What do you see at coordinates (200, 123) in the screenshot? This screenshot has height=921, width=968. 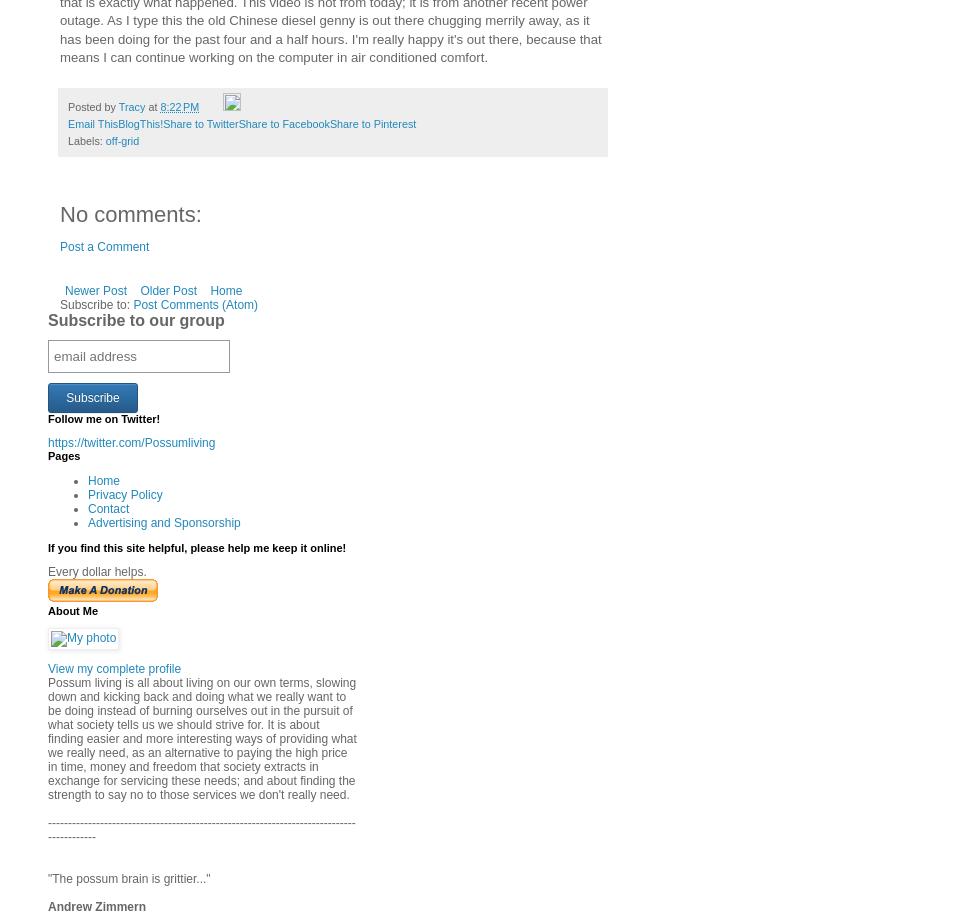 I see `'Share to Twitter'` at bounding box center [200, 123].